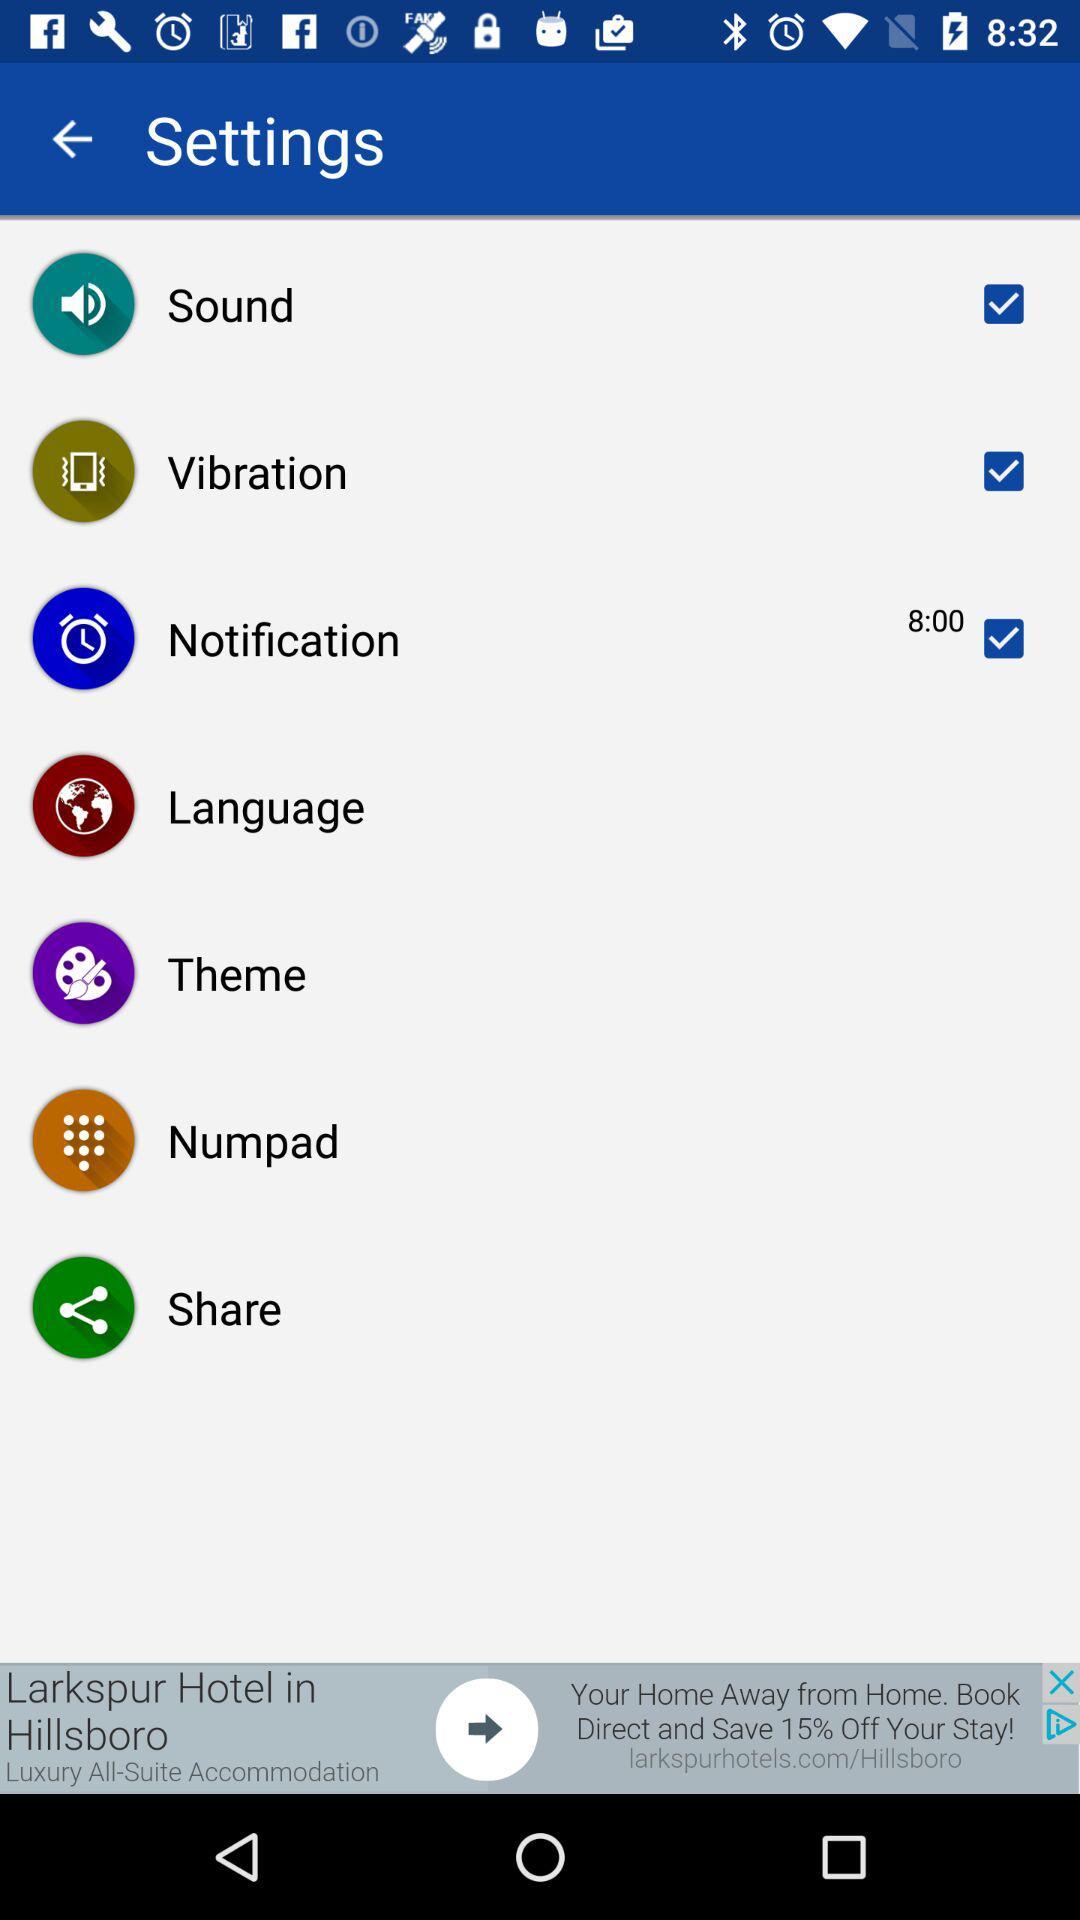  Describe the element at coordinates (1003, 637) in the screenshot. I see `confirm option` at that location.